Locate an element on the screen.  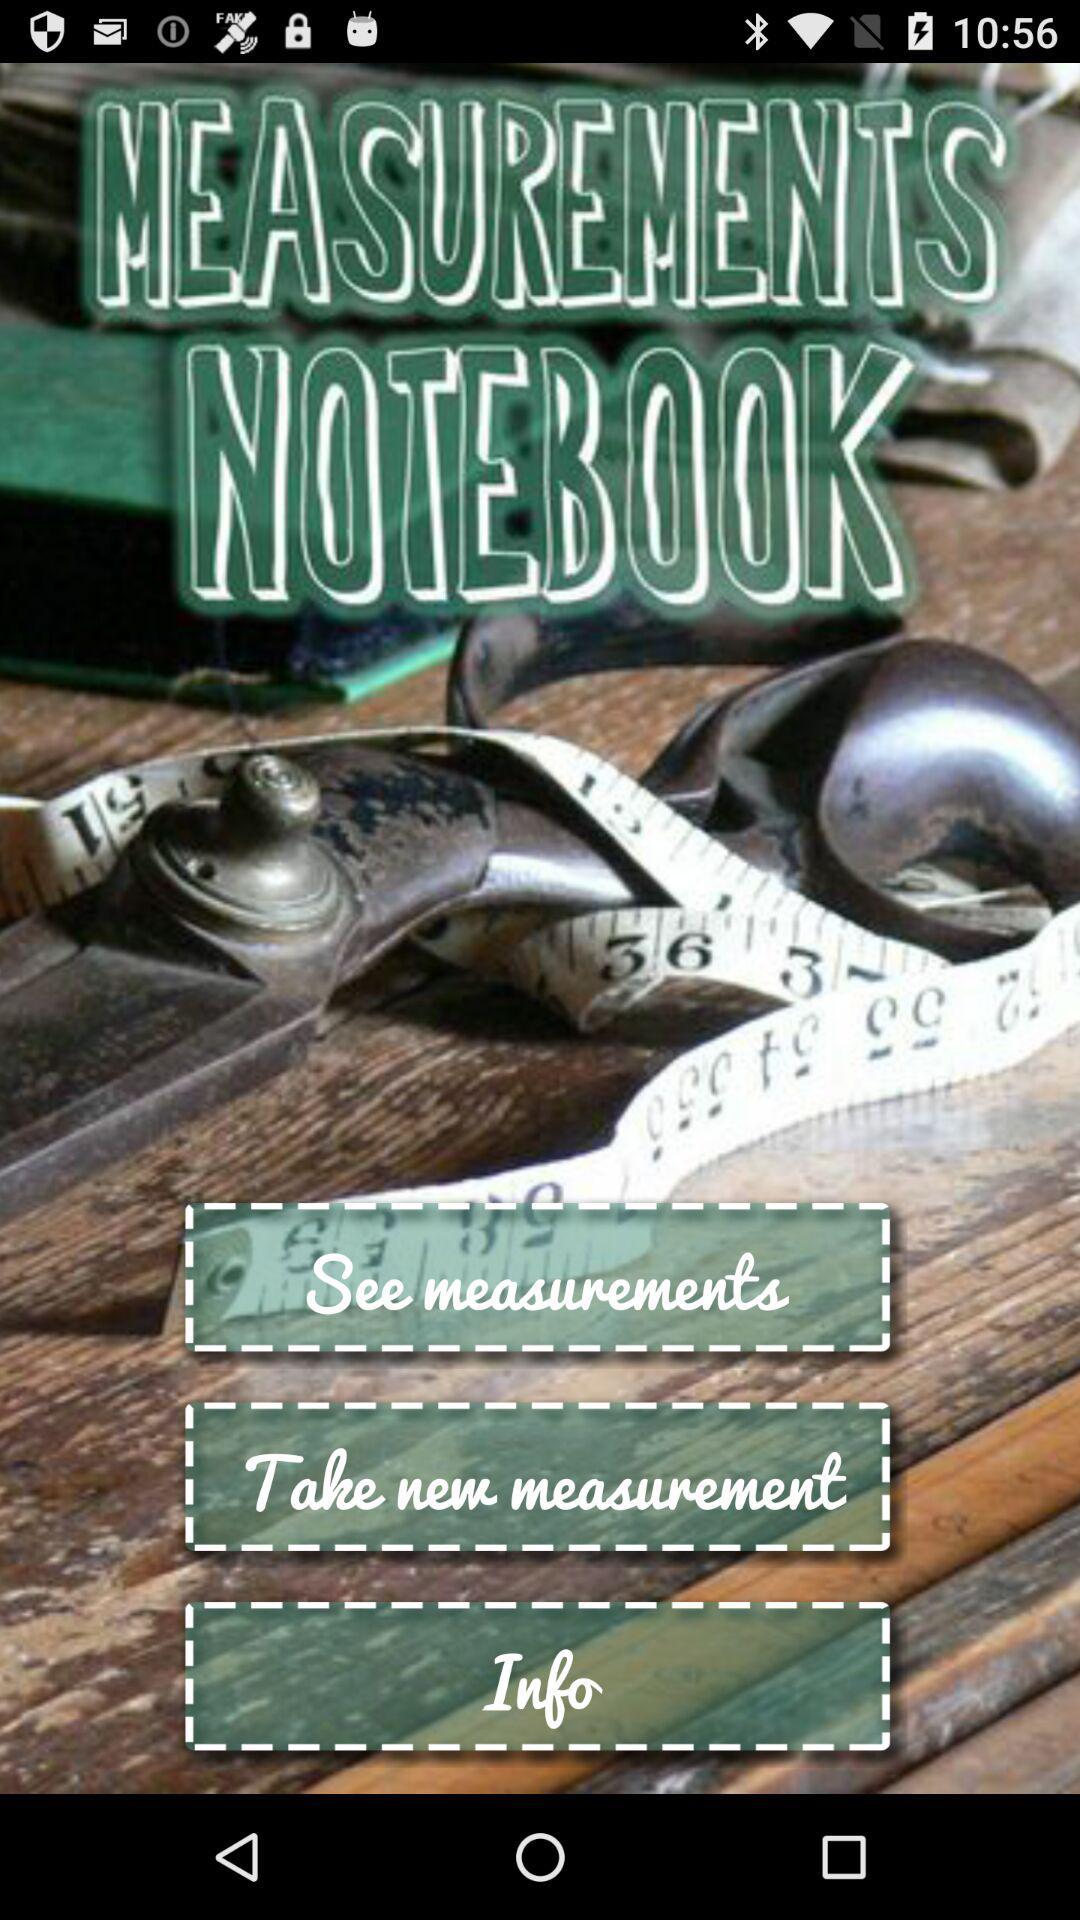
the take new measurement is located at coordinates (540, 1481).